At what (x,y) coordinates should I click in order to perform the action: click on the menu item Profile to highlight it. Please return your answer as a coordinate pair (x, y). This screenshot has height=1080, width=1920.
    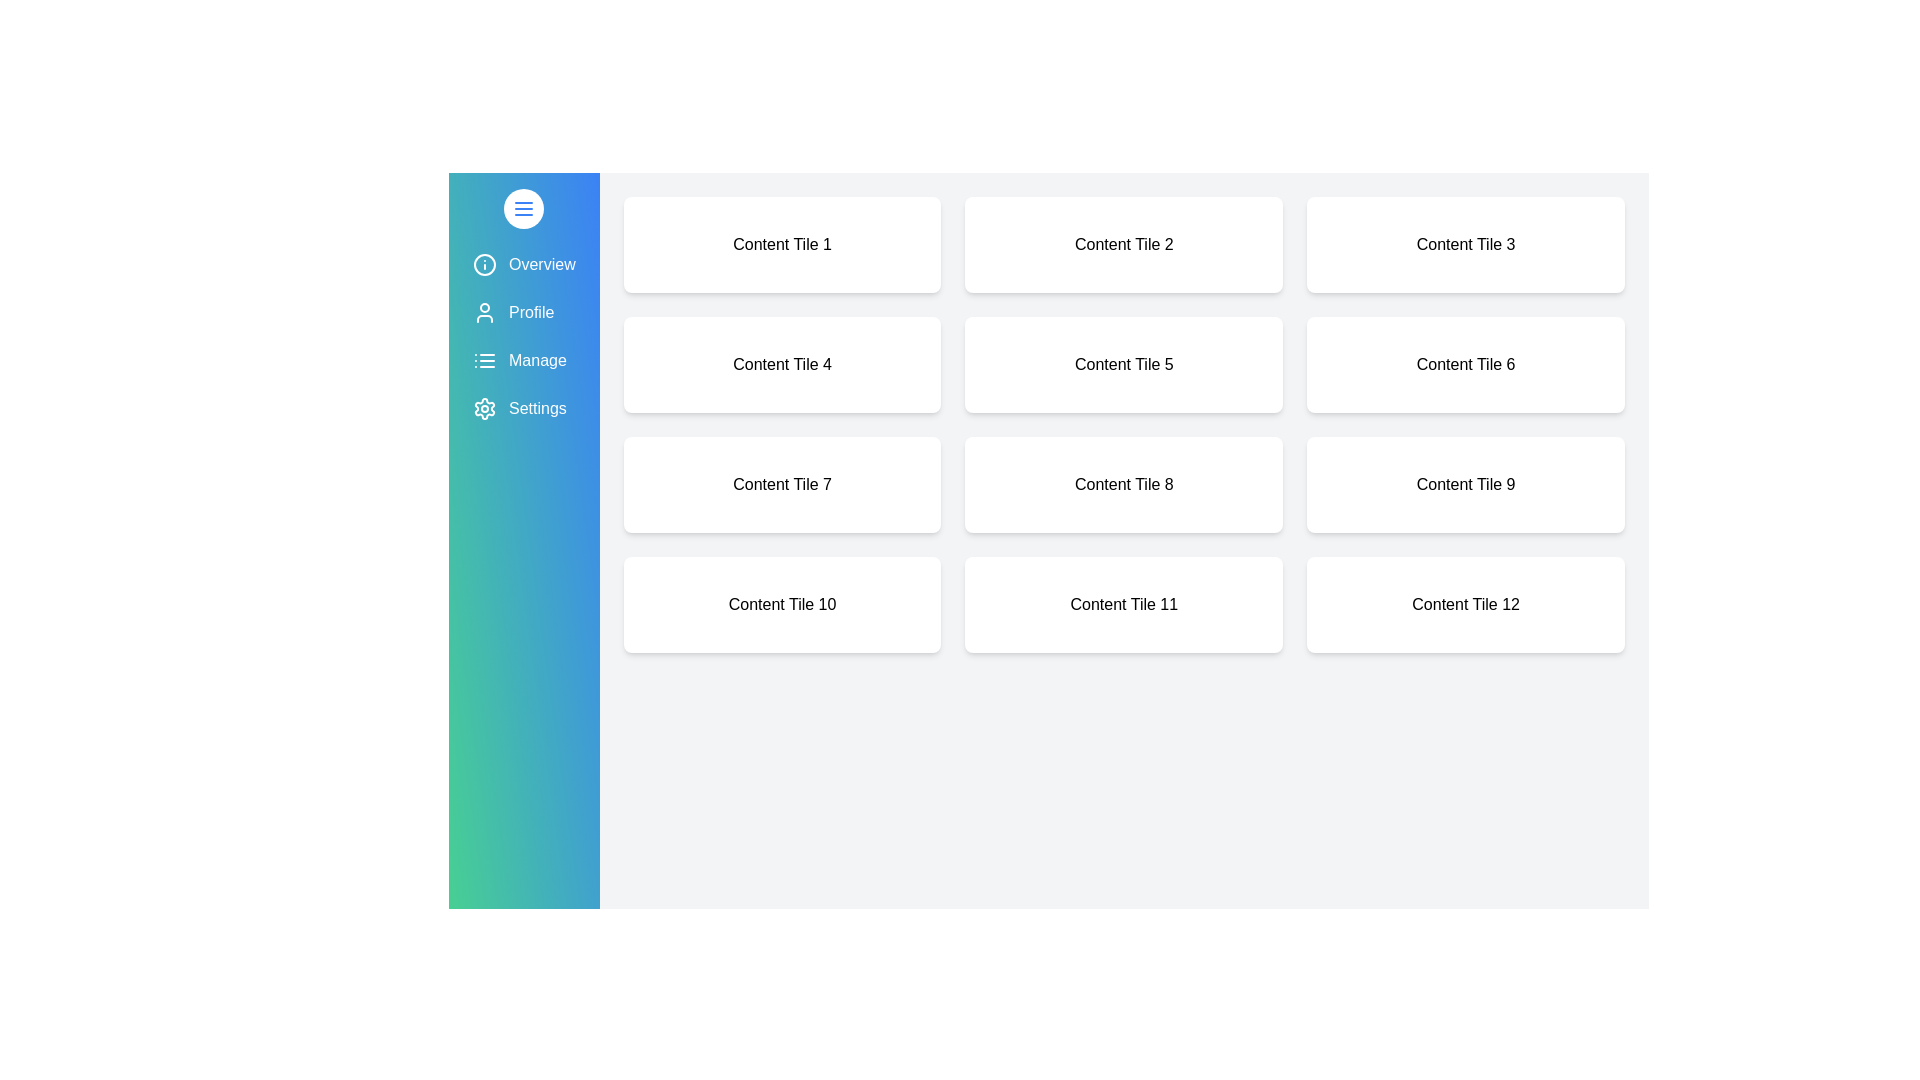
    Looking at the image, I should click on (523, 312).